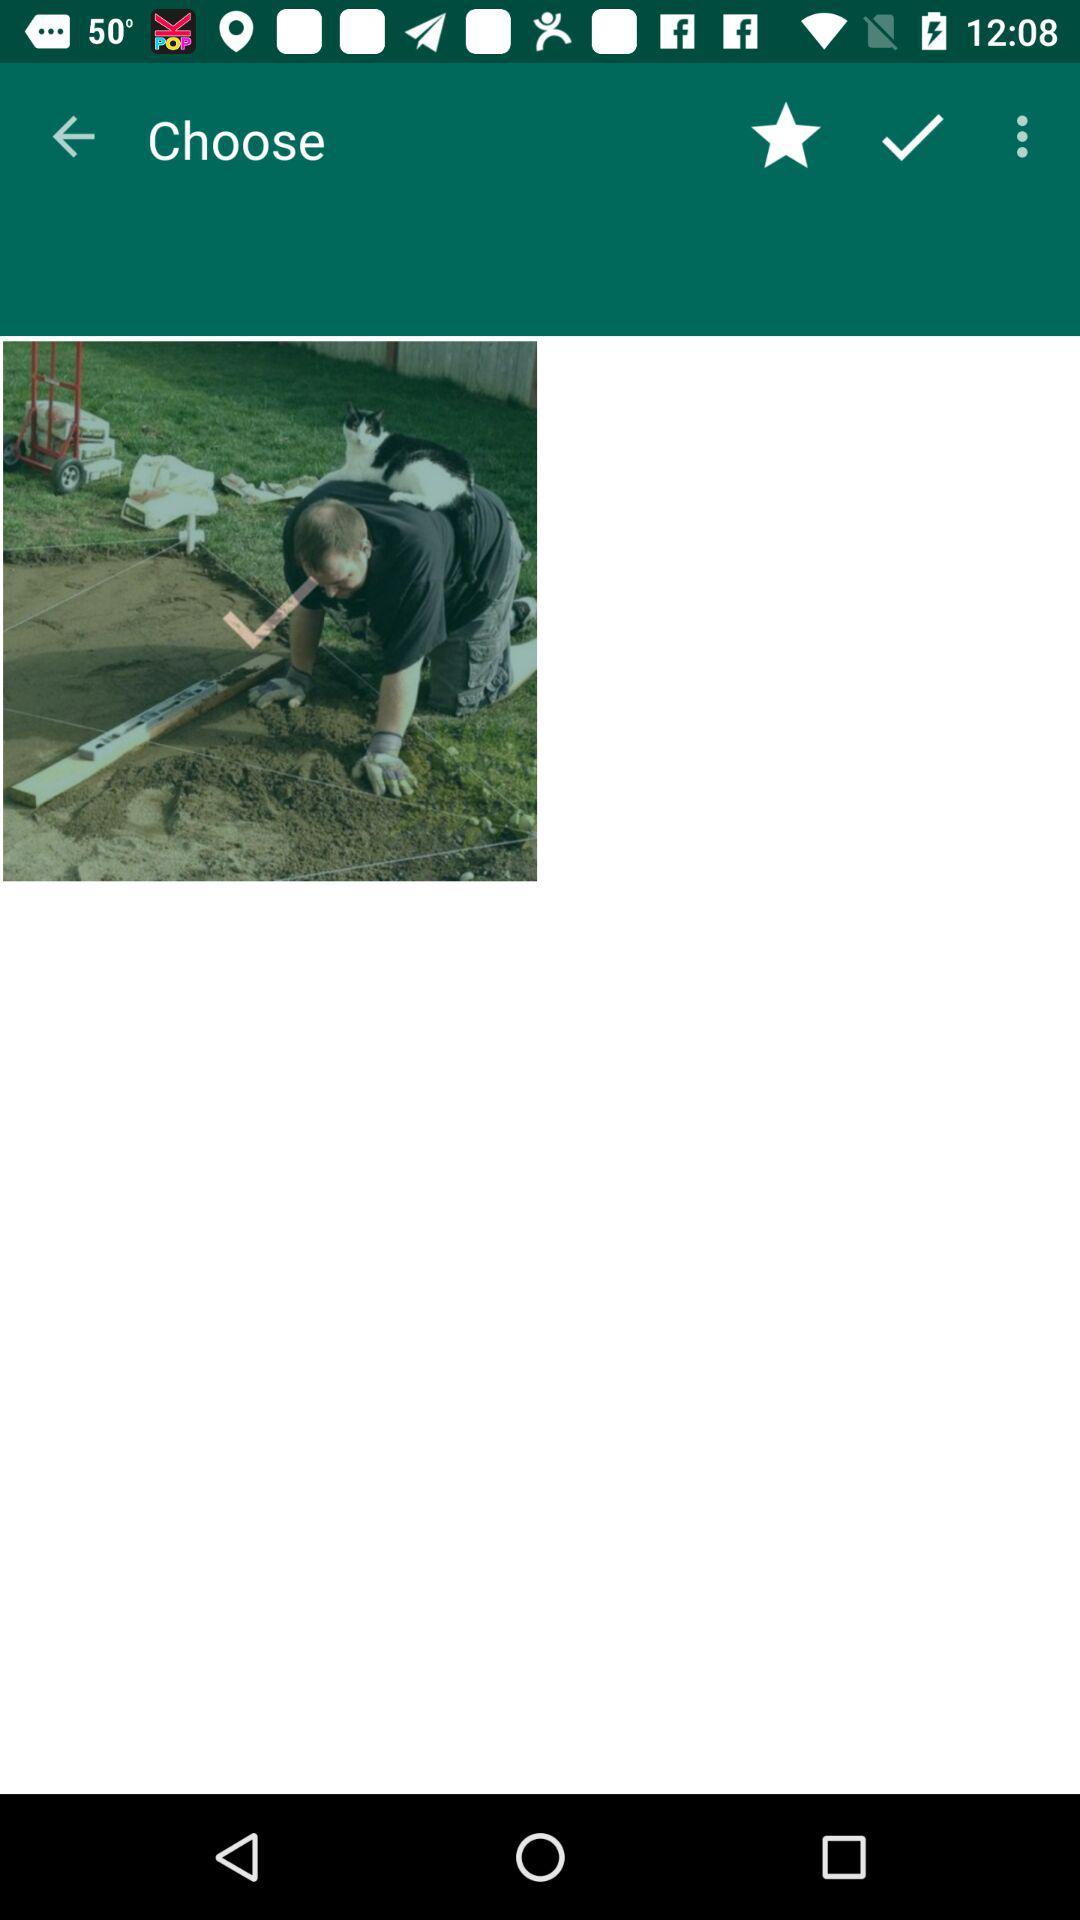 The height and width of the screenshot is (1920, 1080). What do you see at coordinates (72, 135) in the screenshot?
I see `the icon next to choose` at bounding box center [72, 135].